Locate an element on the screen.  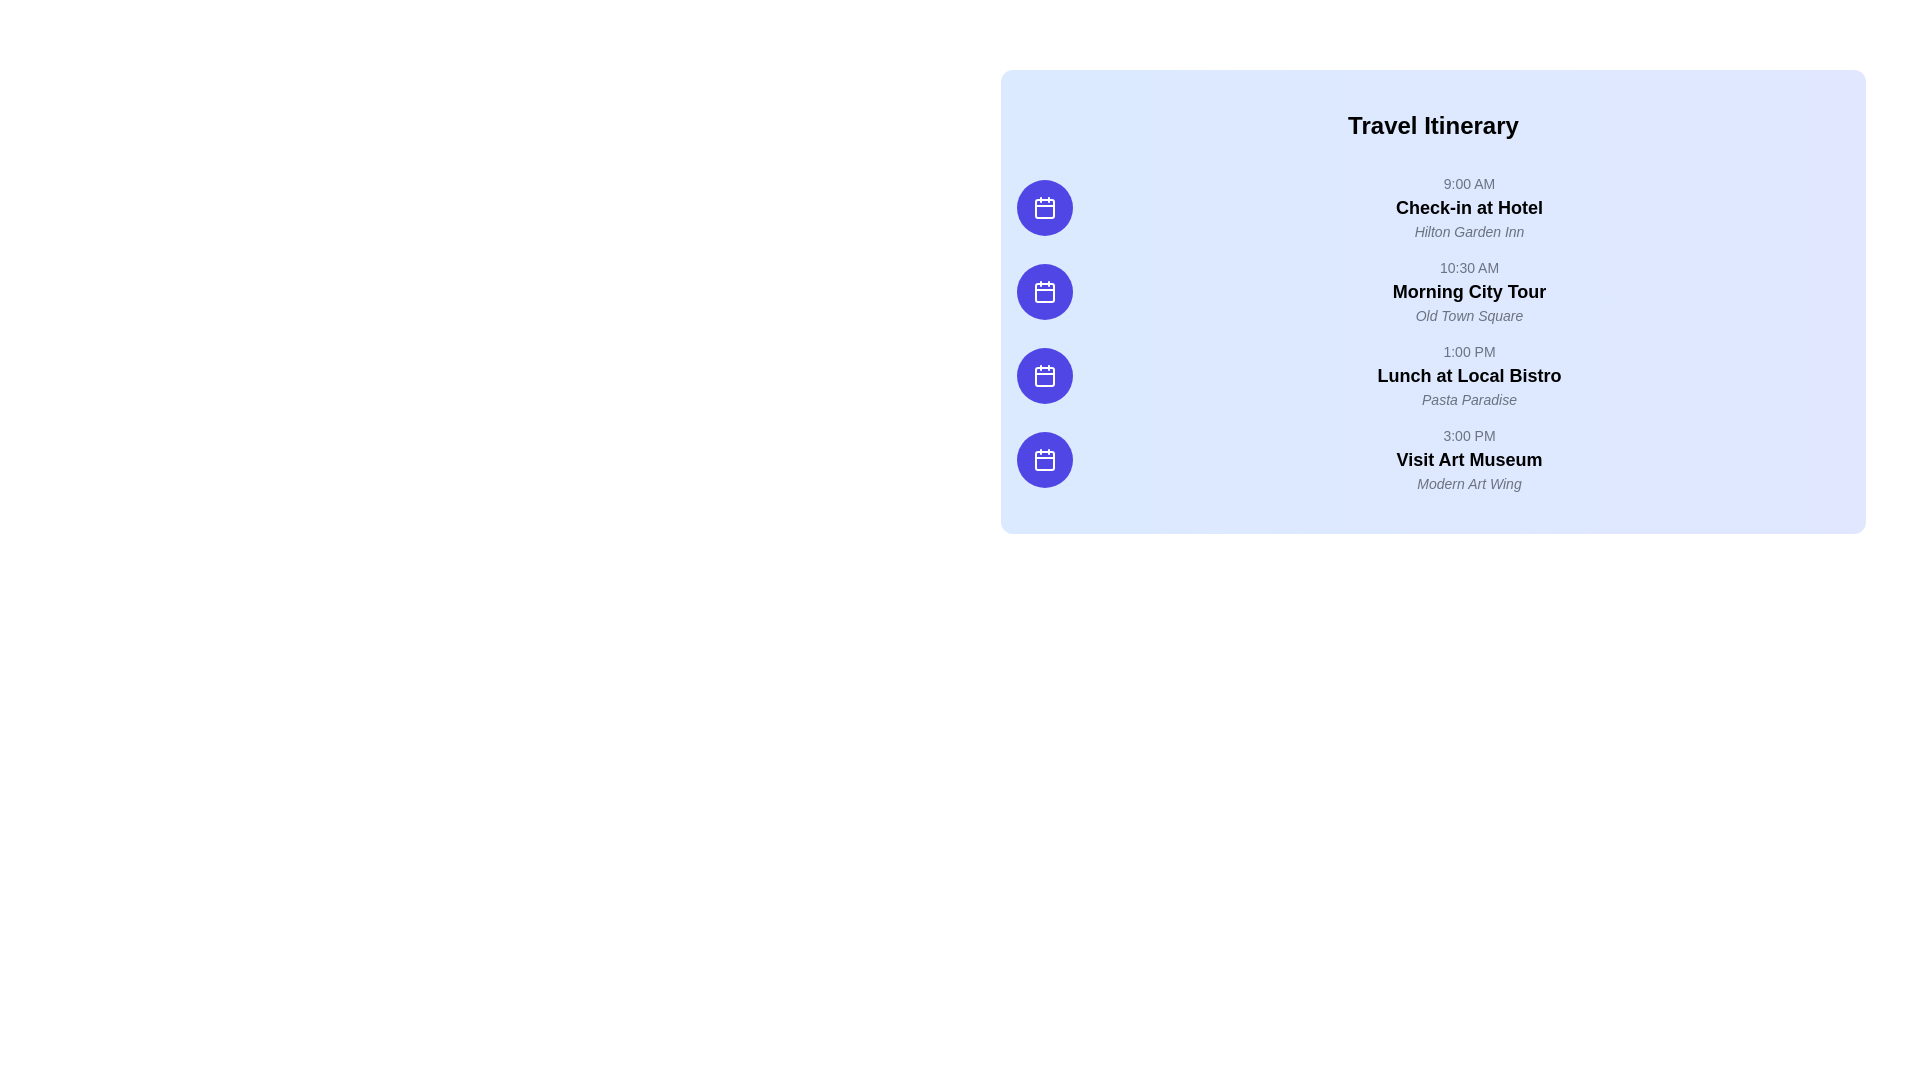
the static text displaying 'Modern Art Wing', which is italicized and grey, located beneath 'Visit Art Museum' is located at coordinates (1469, 483).